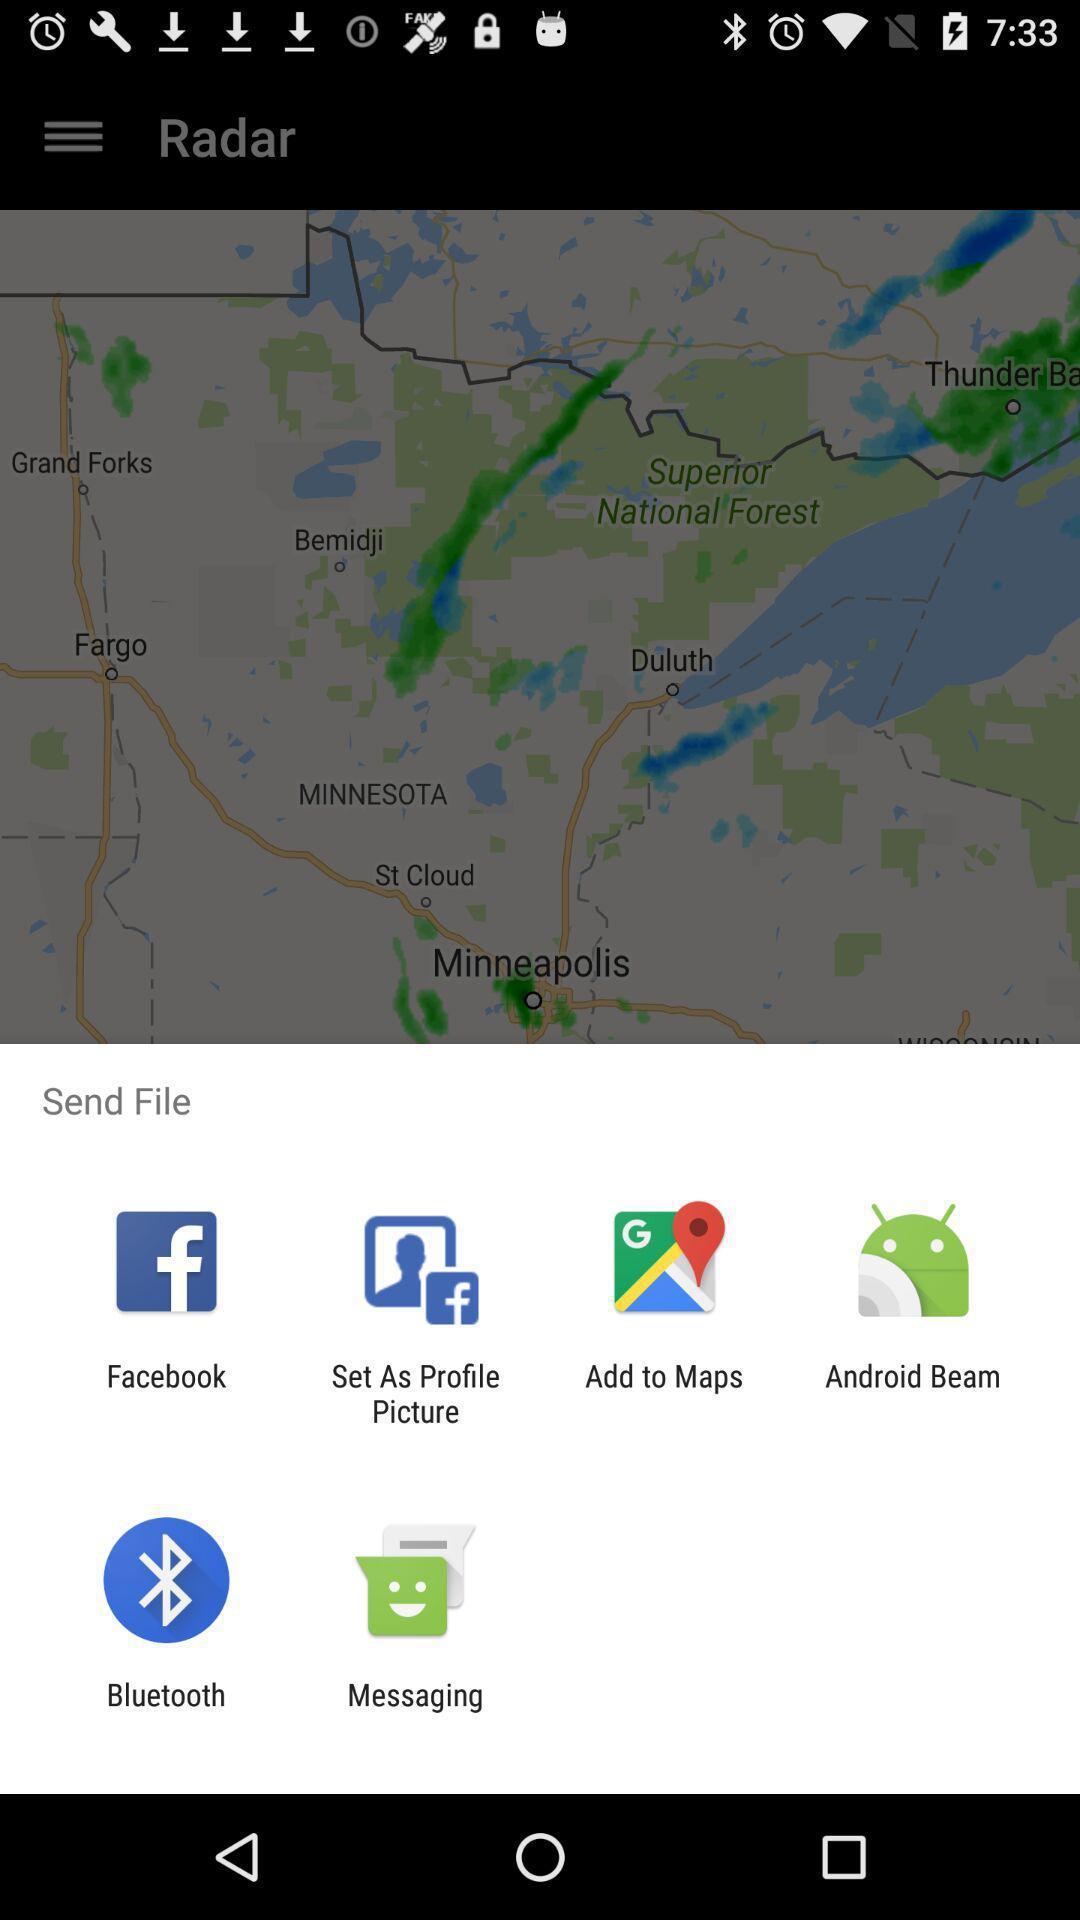 This screenshot has width=1080, height=1920. Describe the element at coordinates (165, 1711) in the screenshot. I see `bluetooth item` at that location.